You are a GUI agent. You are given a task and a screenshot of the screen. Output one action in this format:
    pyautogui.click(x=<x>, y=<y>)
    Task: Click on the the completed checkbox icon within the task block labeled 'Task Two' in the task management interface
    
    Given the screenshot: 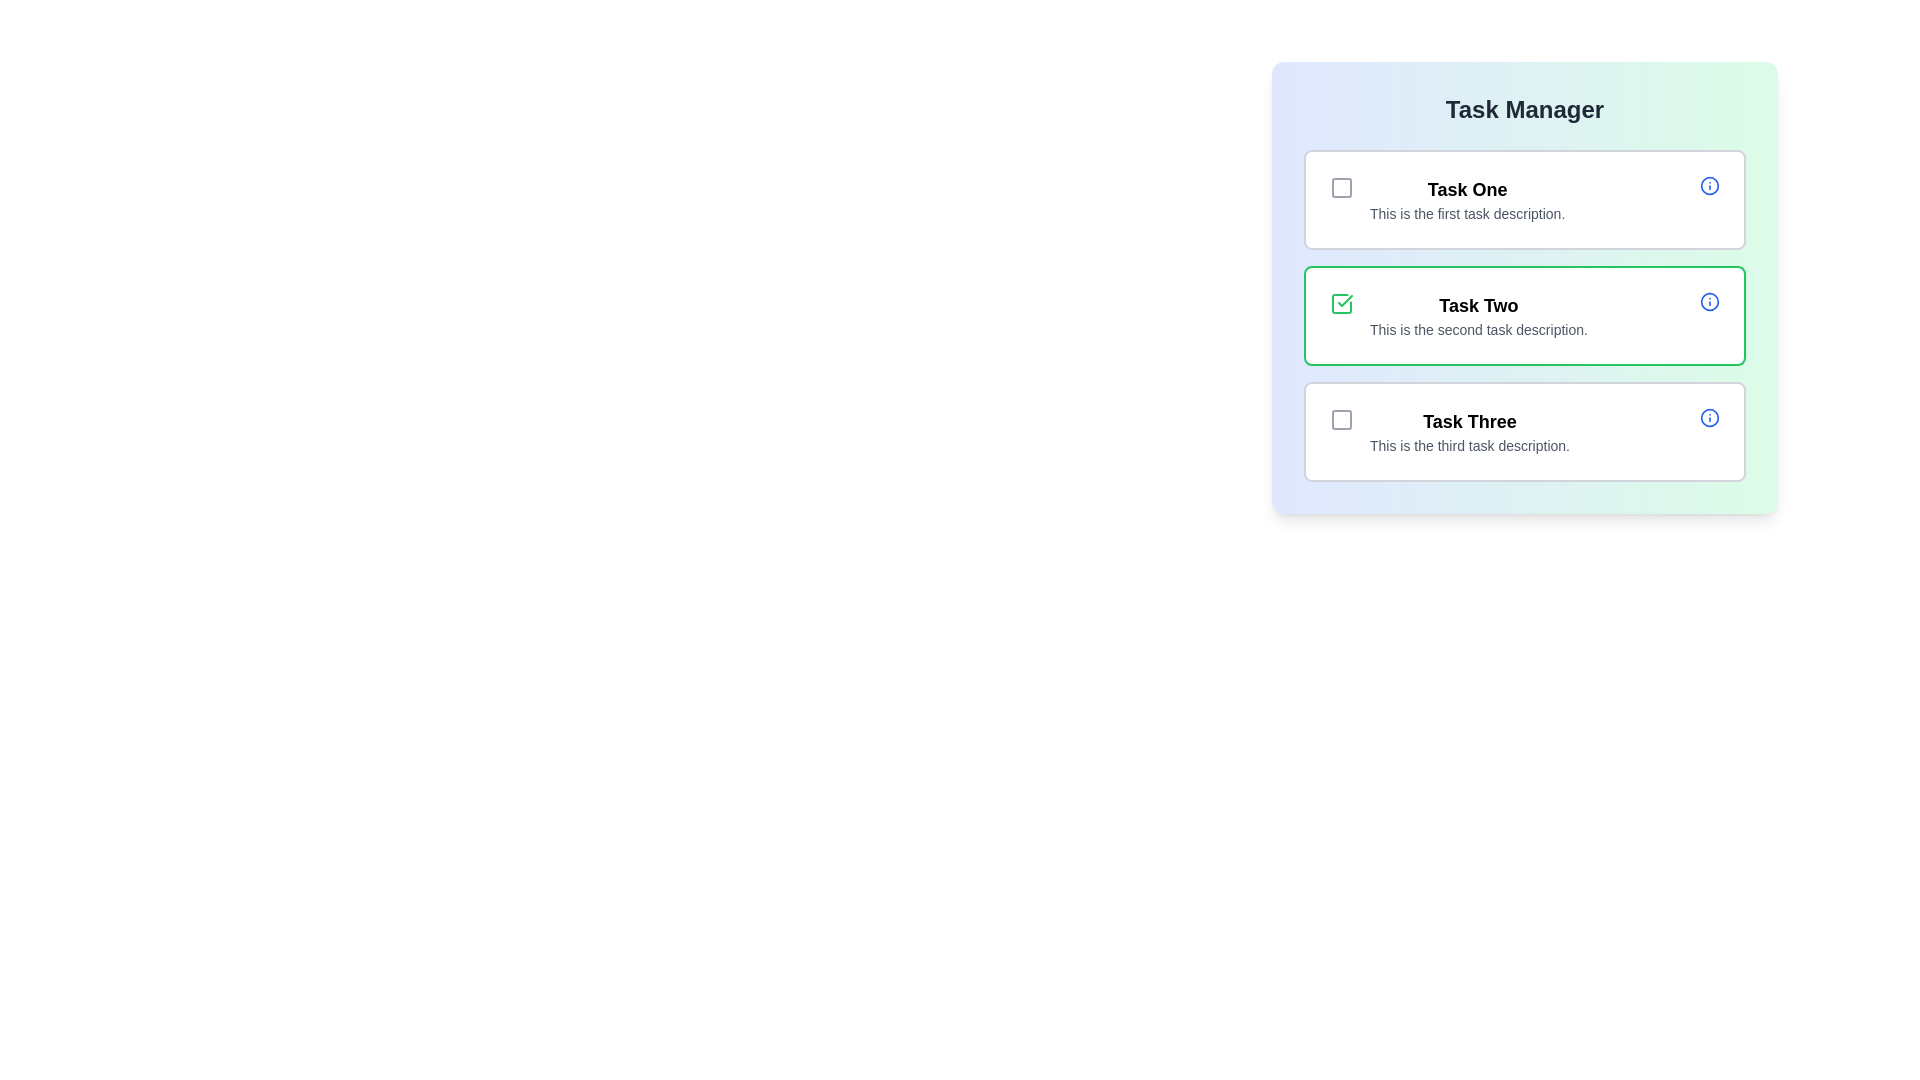 What is the action you would take?
    pyautogui.click(x=1342, y=304)
    